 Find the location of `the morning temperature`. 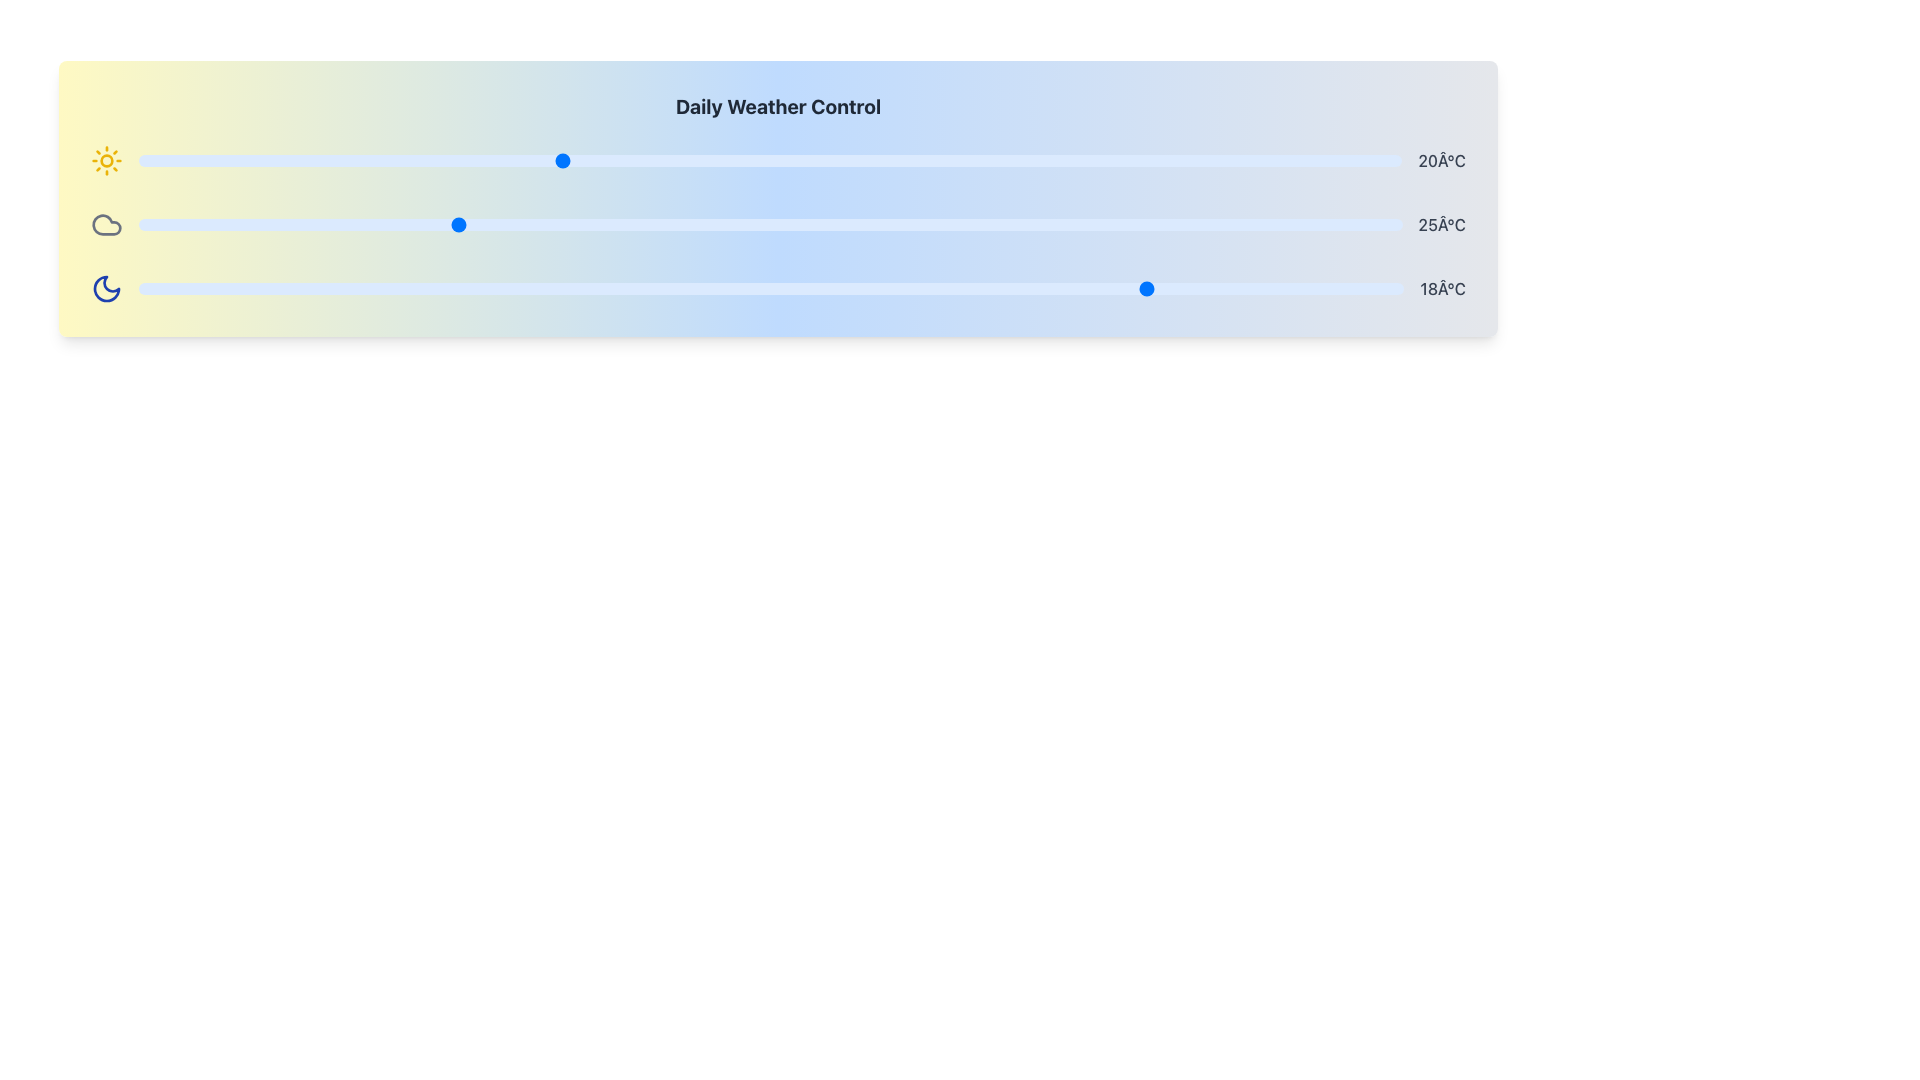

the morning temperature is located at coordinates (391, 160).